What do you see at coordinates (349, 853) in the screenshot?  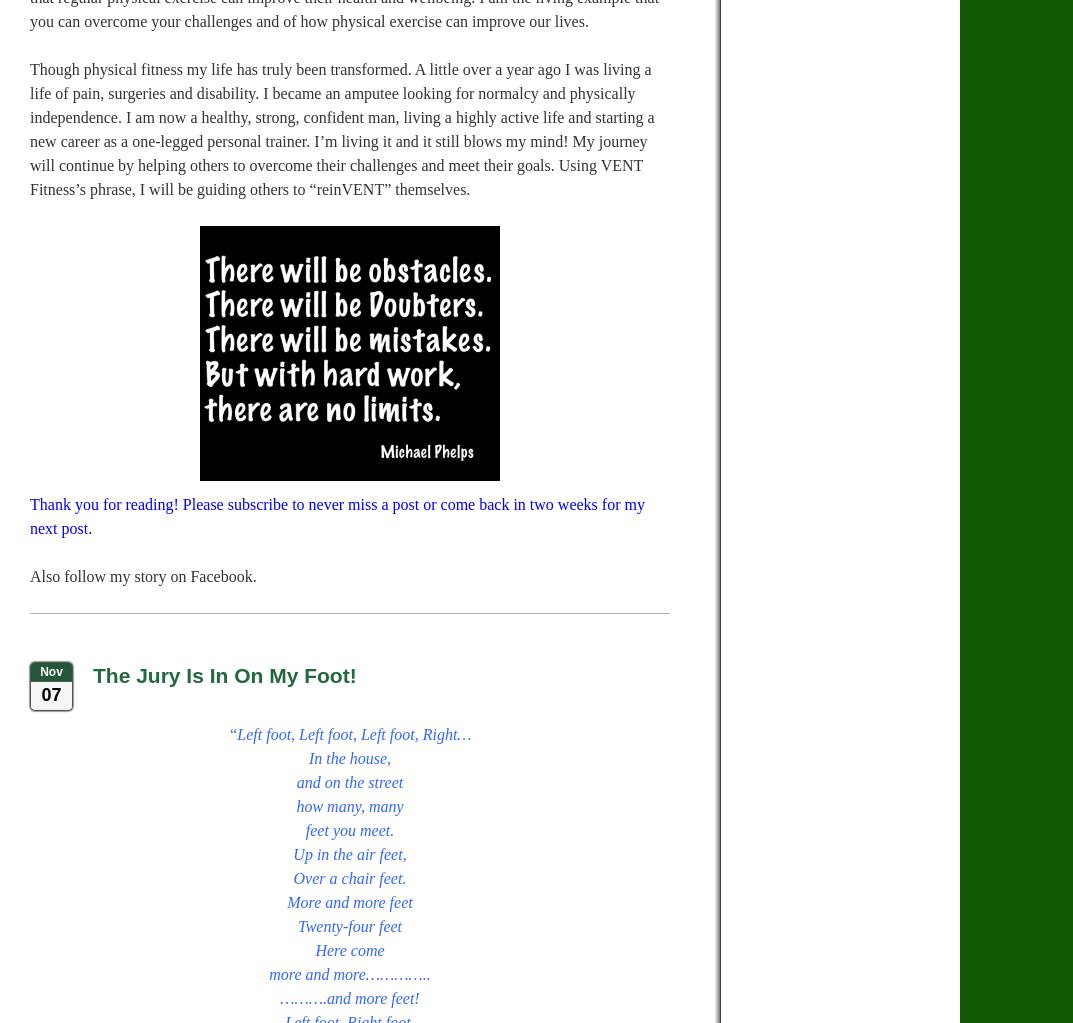 I see `'Up in the air feet,'` at bounding box center [349, 853].